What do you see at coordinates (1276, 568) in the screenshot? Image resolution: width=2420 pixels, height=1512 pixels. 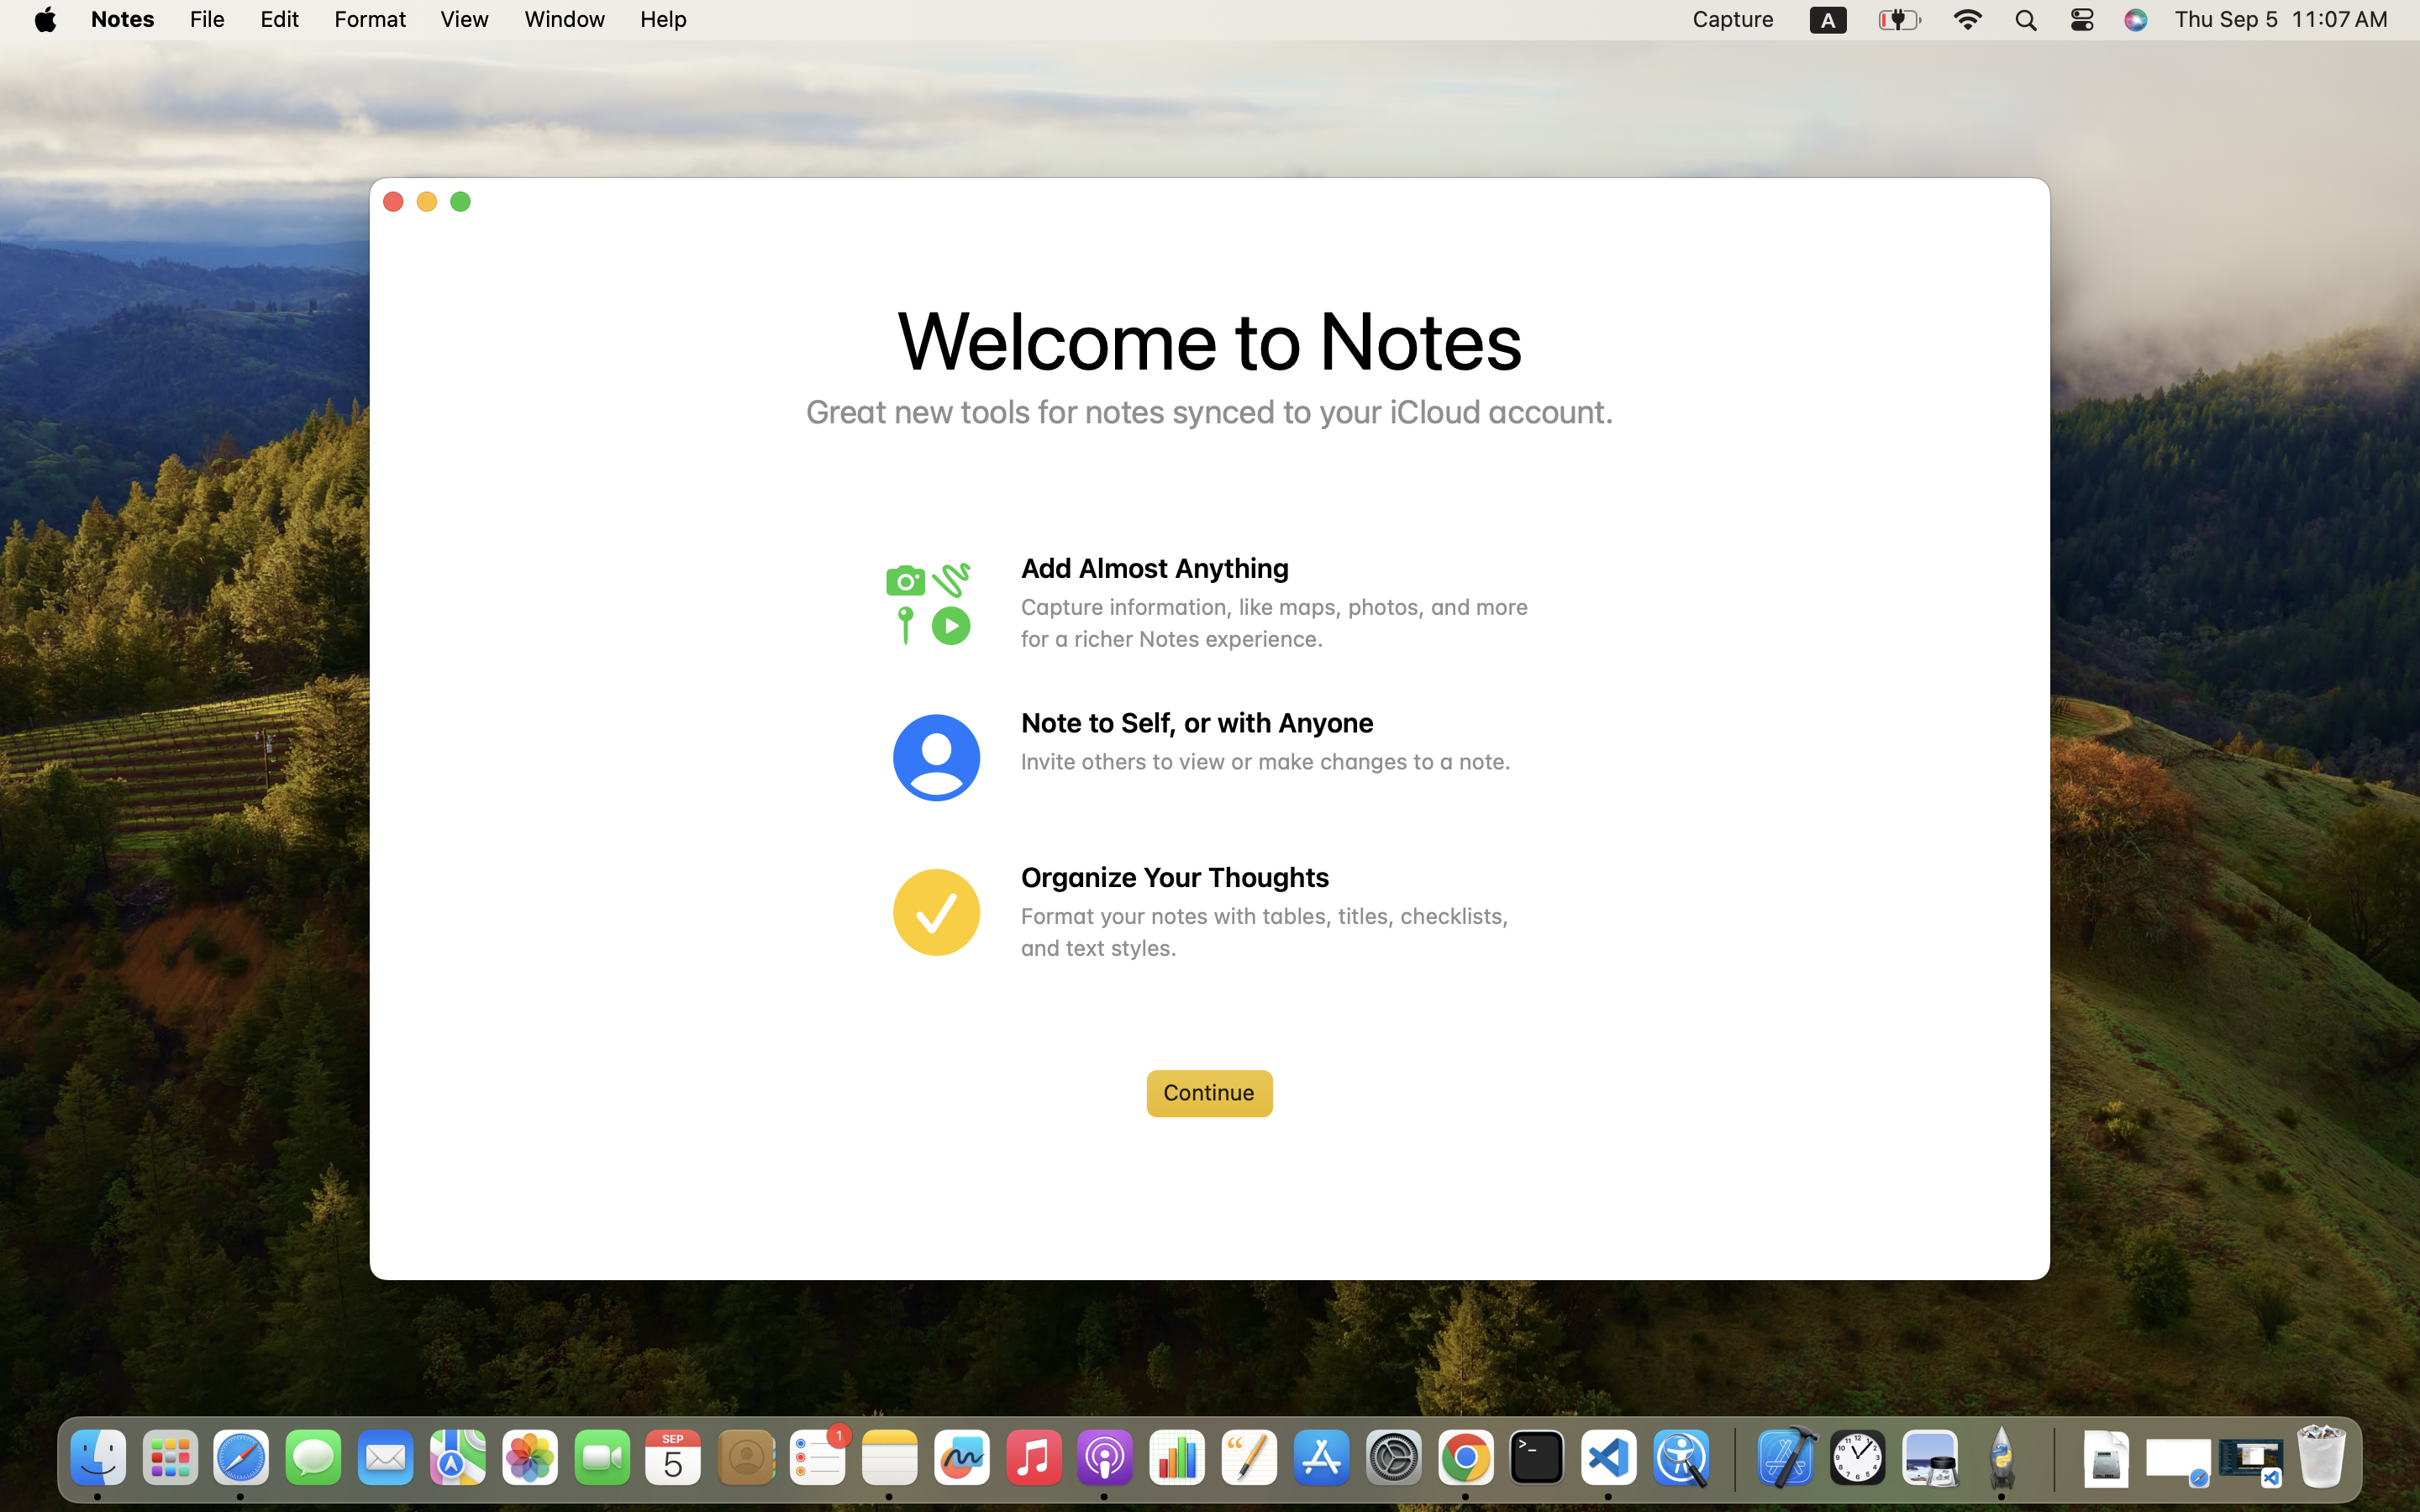 I see `'Add Almost Anything'` at bounding box center [1276, 568].